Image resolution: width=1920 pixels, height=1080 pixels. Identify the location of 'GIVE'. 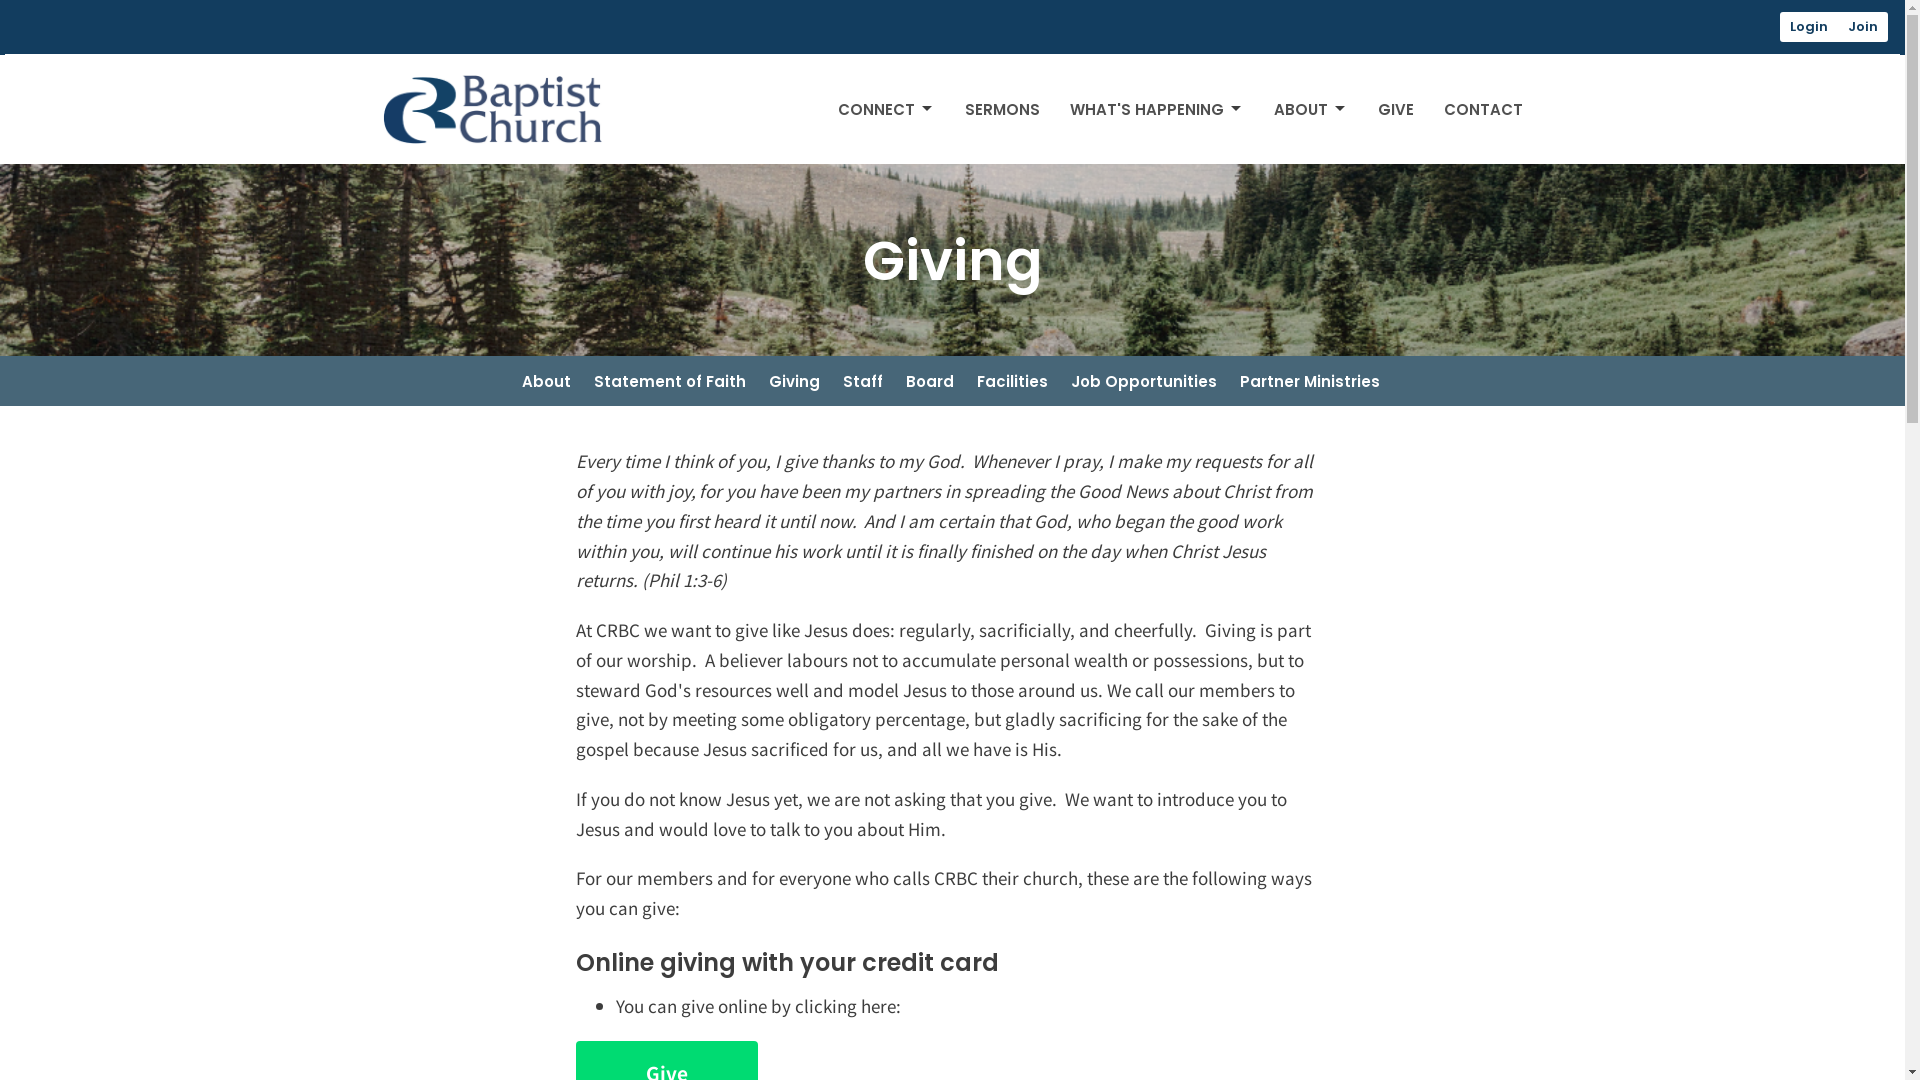
(1395, 109).